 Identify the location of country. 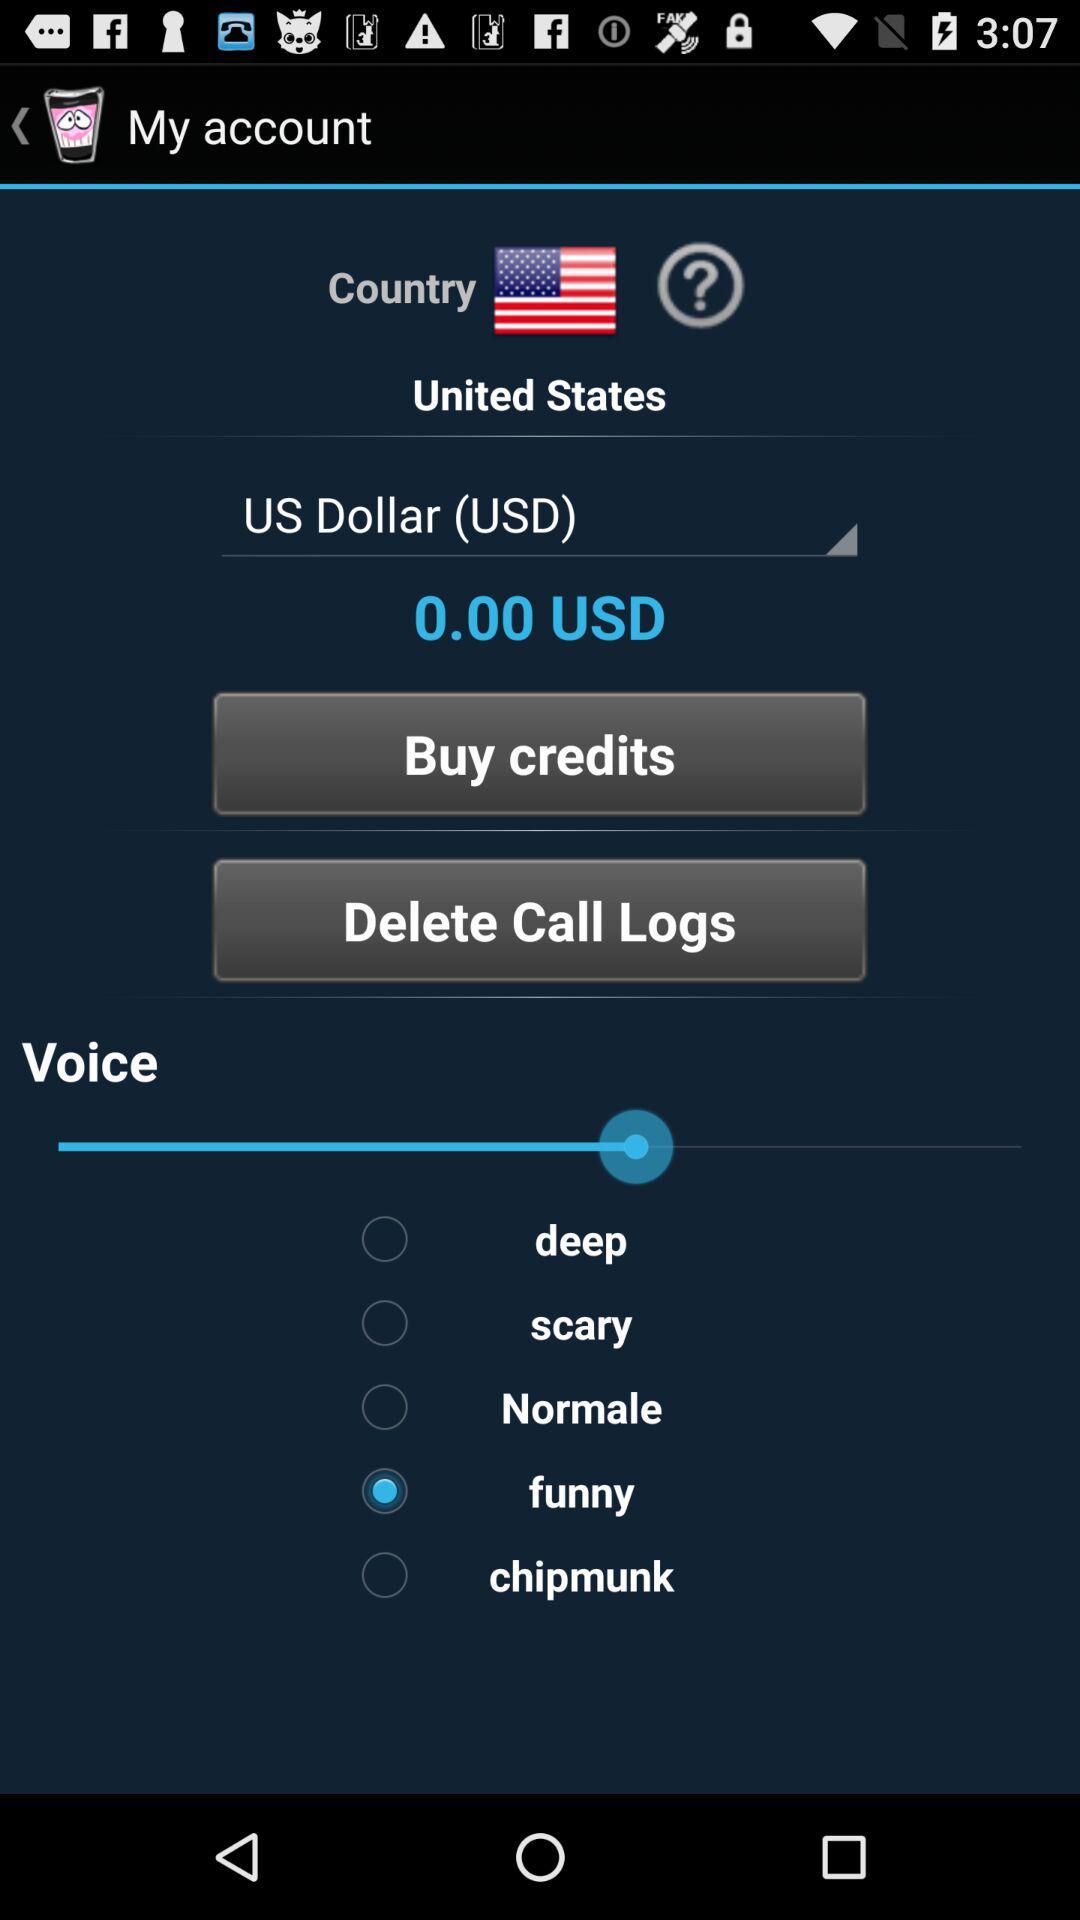
(555, 290).